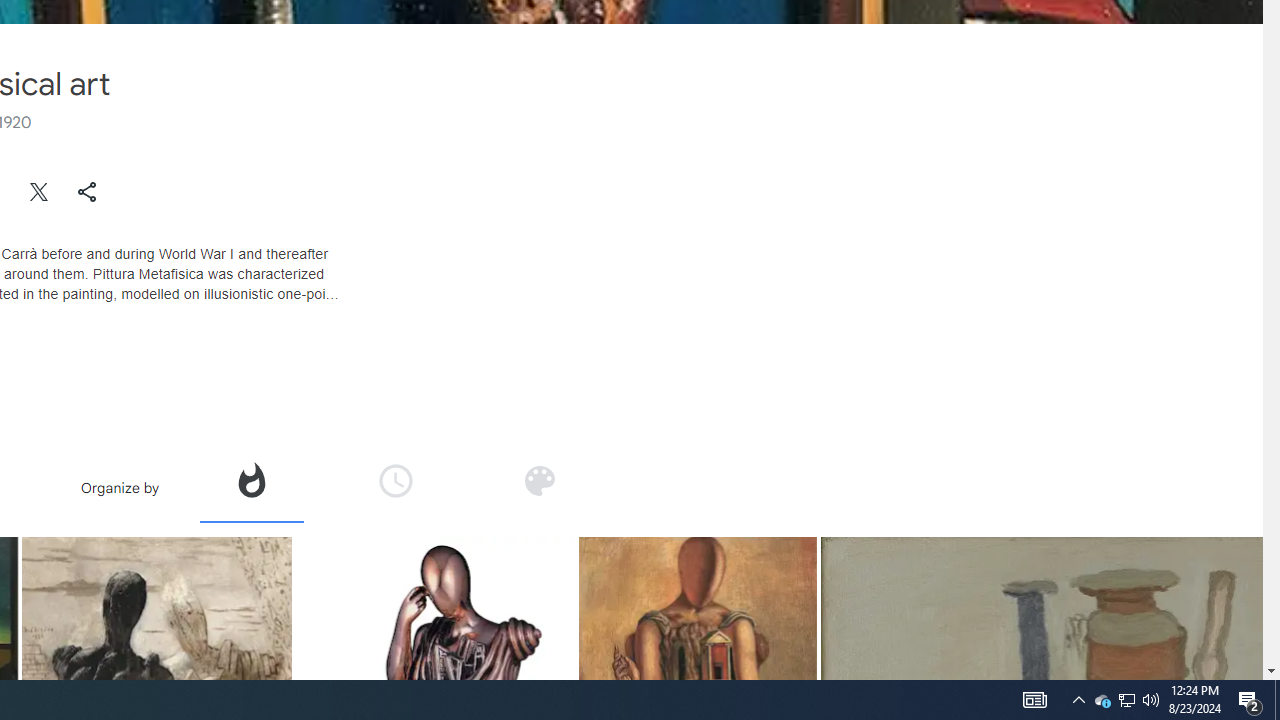 This screenshot has height=720, width=1280. I want to click on 'Organize by popularity', so click(249, 480).